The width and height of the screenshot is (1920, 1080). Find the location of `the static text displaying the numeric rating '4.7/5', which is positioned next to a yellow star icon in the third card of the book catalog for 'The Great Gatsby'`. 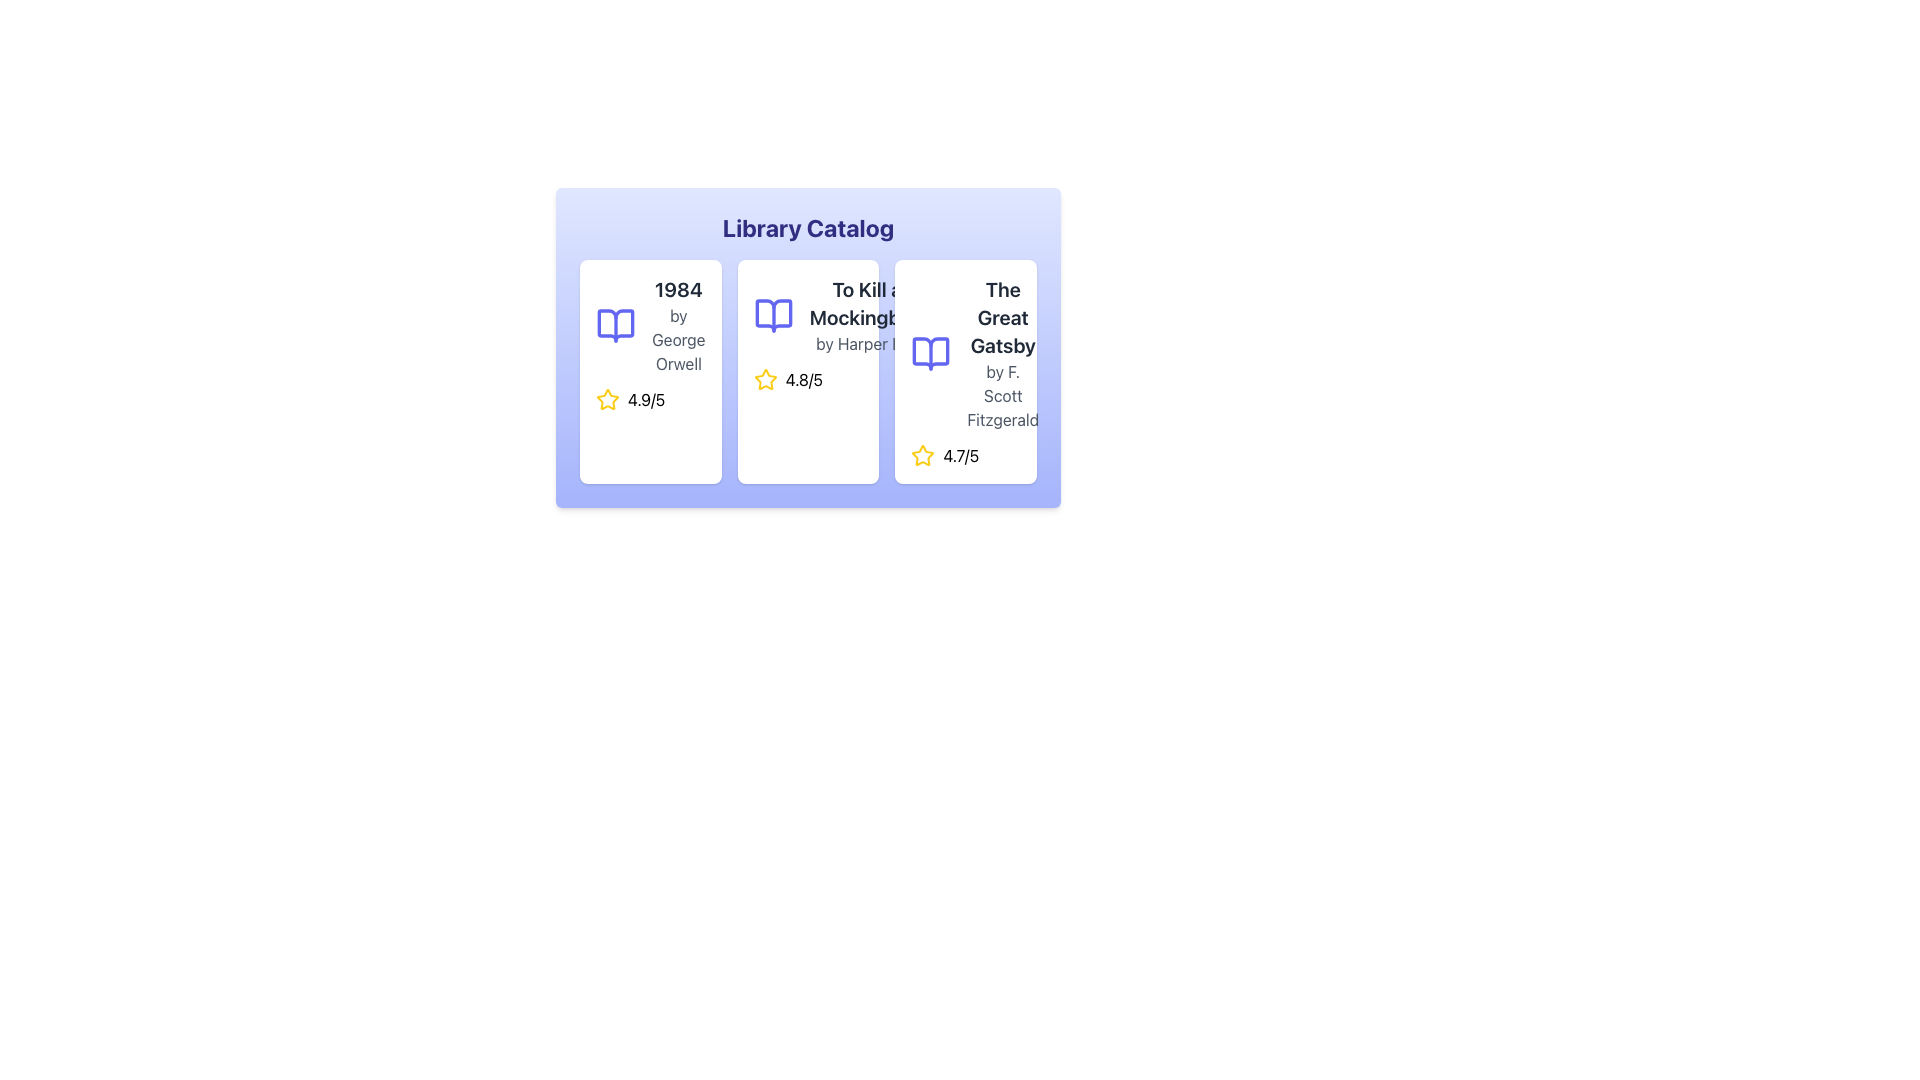

the static text displaying the numeric rating '4.7/5', which is positioned next to a yellow star icon in the third card of the book catalog for 'The Great Gatsby' is located at coordinates (961, 455).